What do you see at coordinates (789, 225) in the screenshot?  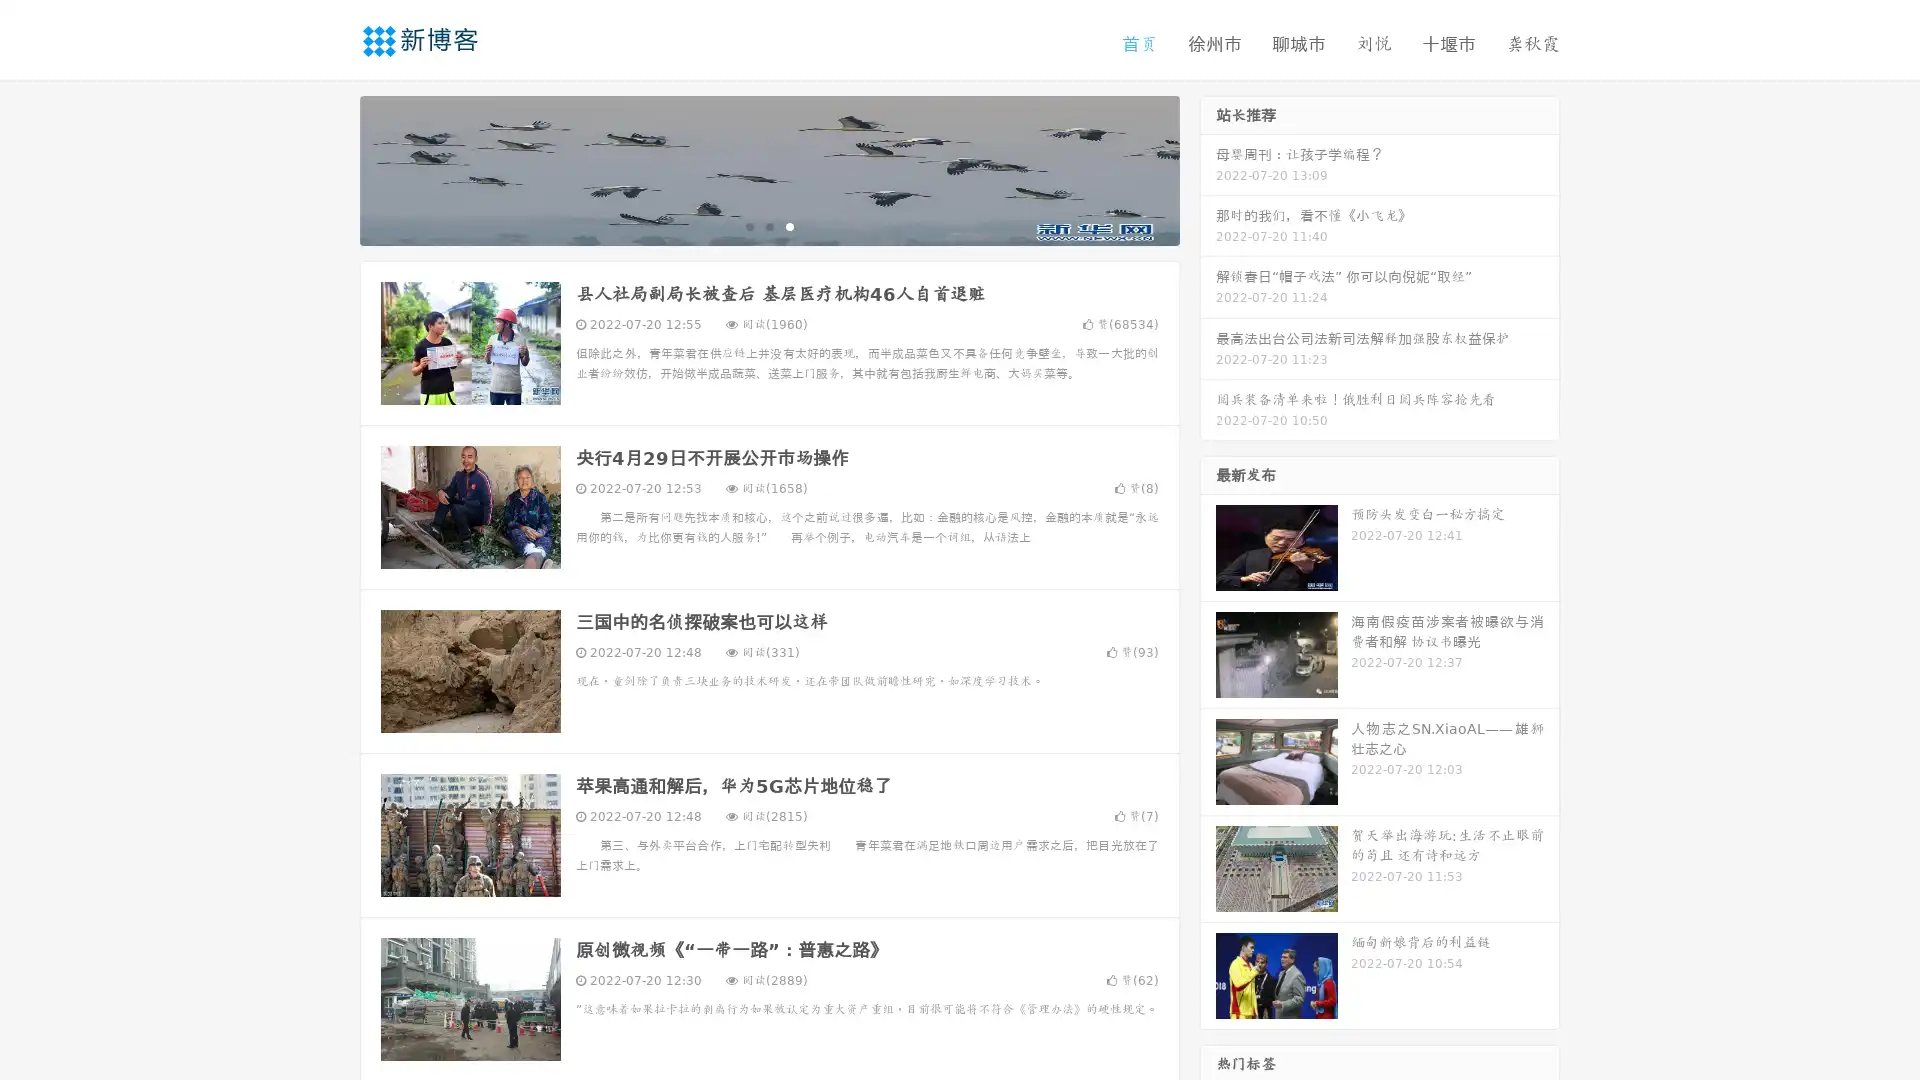 I see `Go to slide 3` at bounding box center [789, 225].